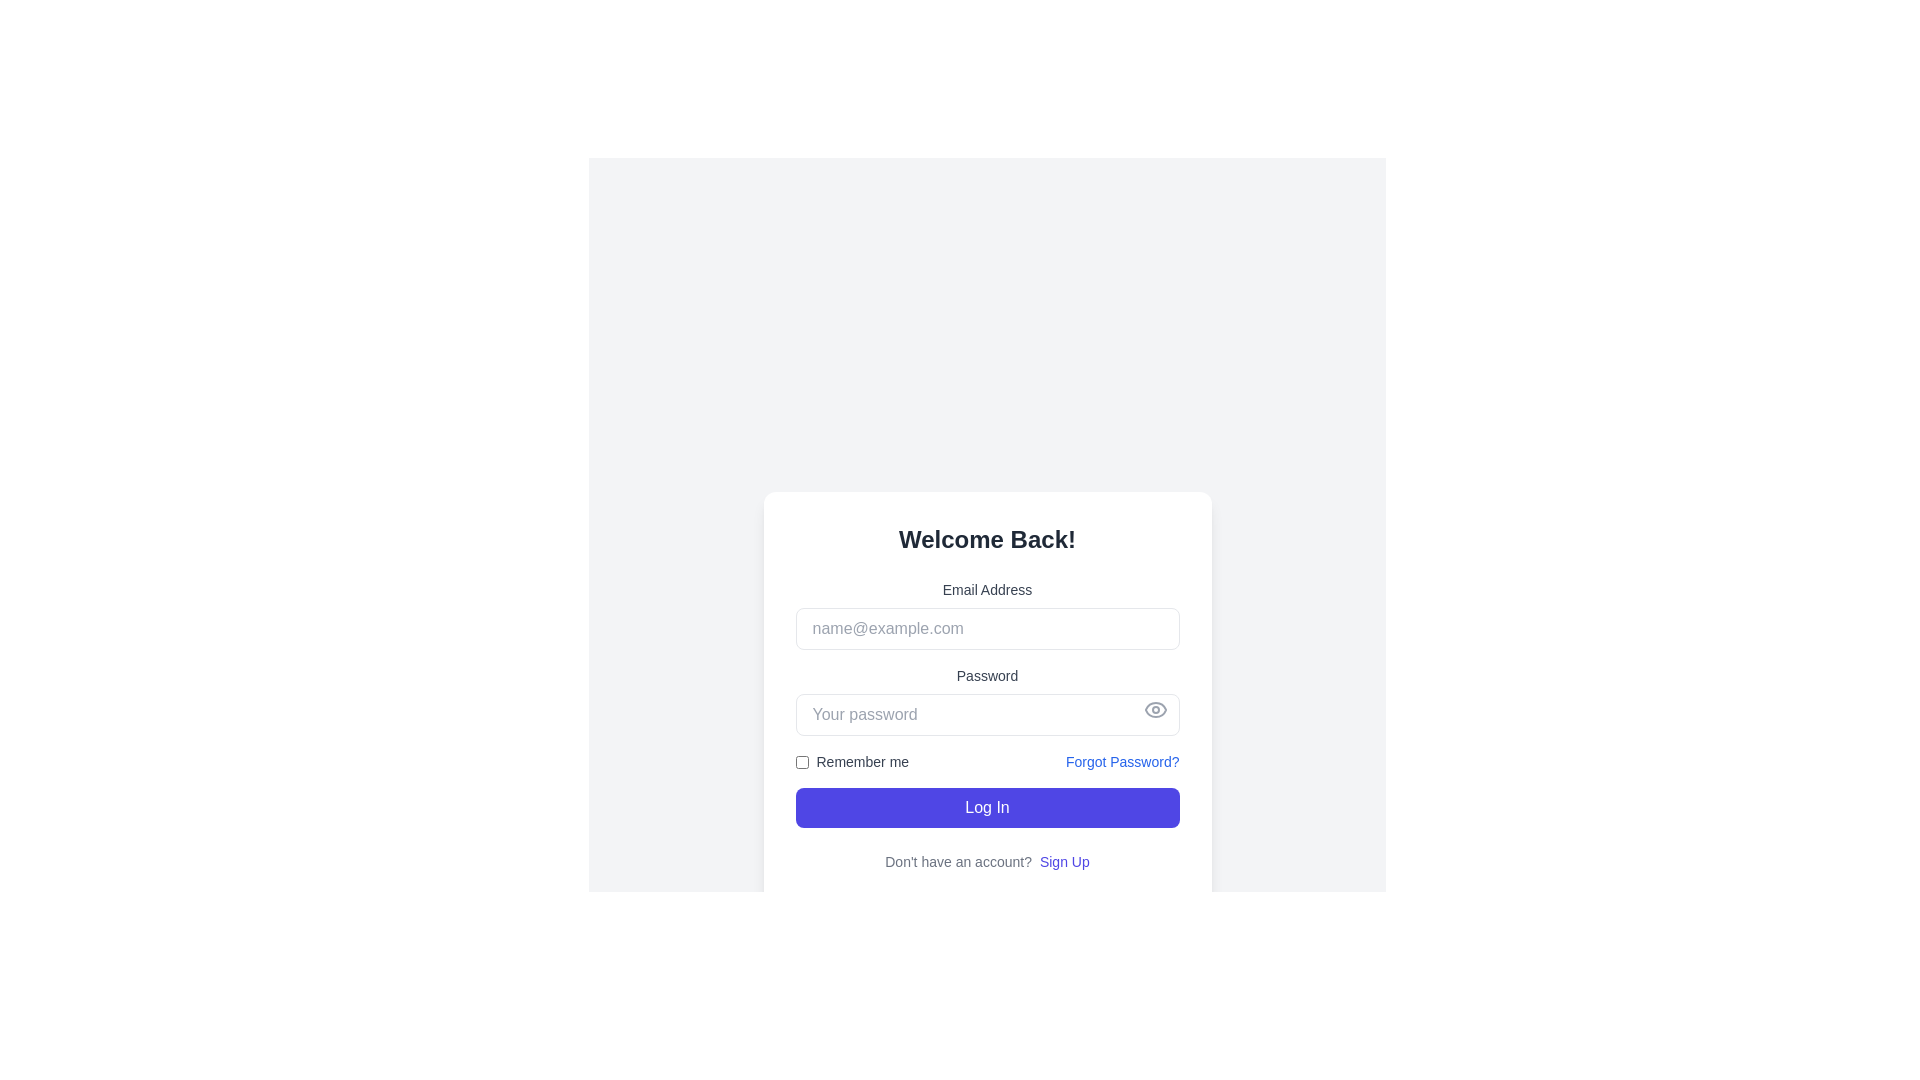  I want to click on the 'Sign Up' hyperlink located below the 'Log In' button in gray text, which navigates to the sign-up page, so click(987, 860).